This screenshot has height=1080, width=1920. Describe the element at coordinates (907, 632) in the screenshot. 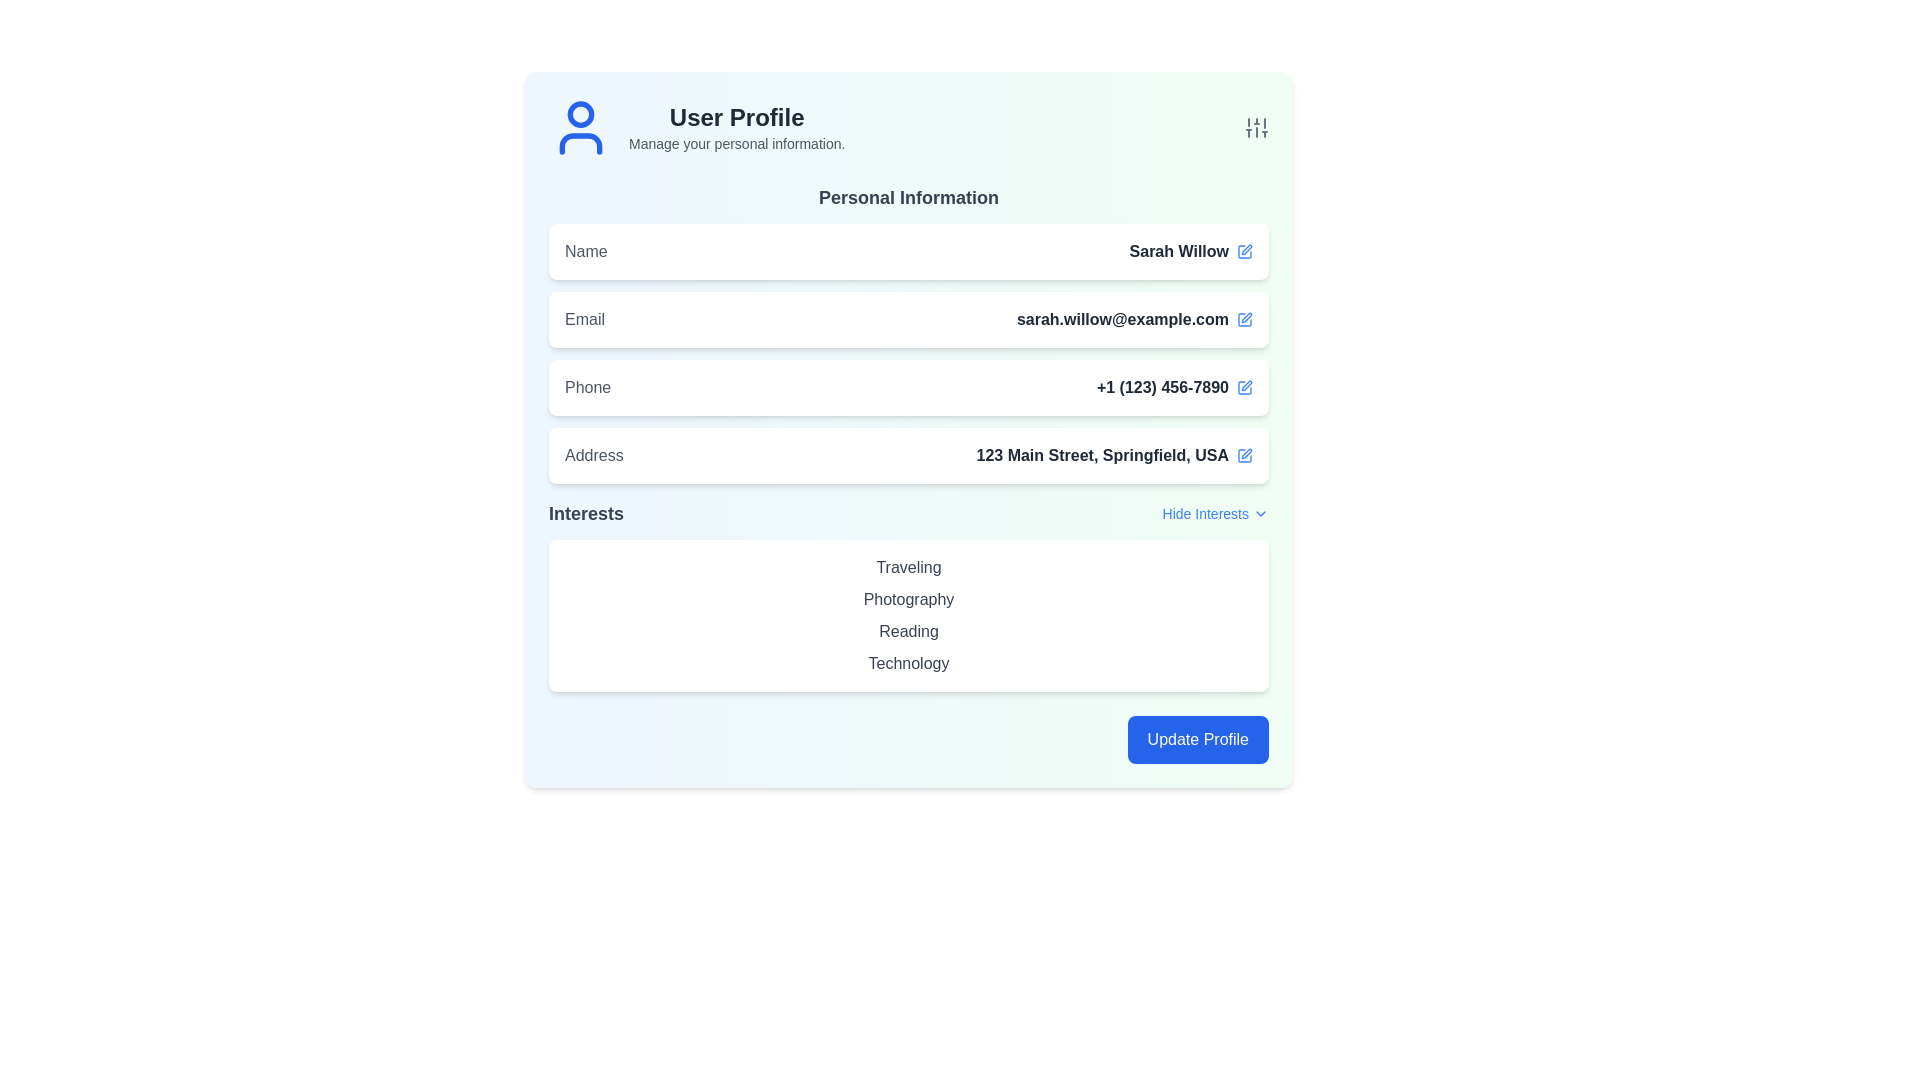

I see `the 'Reading' label, which is the third item in the 'Interests' section, styled in gray with medium font weight` at that location.